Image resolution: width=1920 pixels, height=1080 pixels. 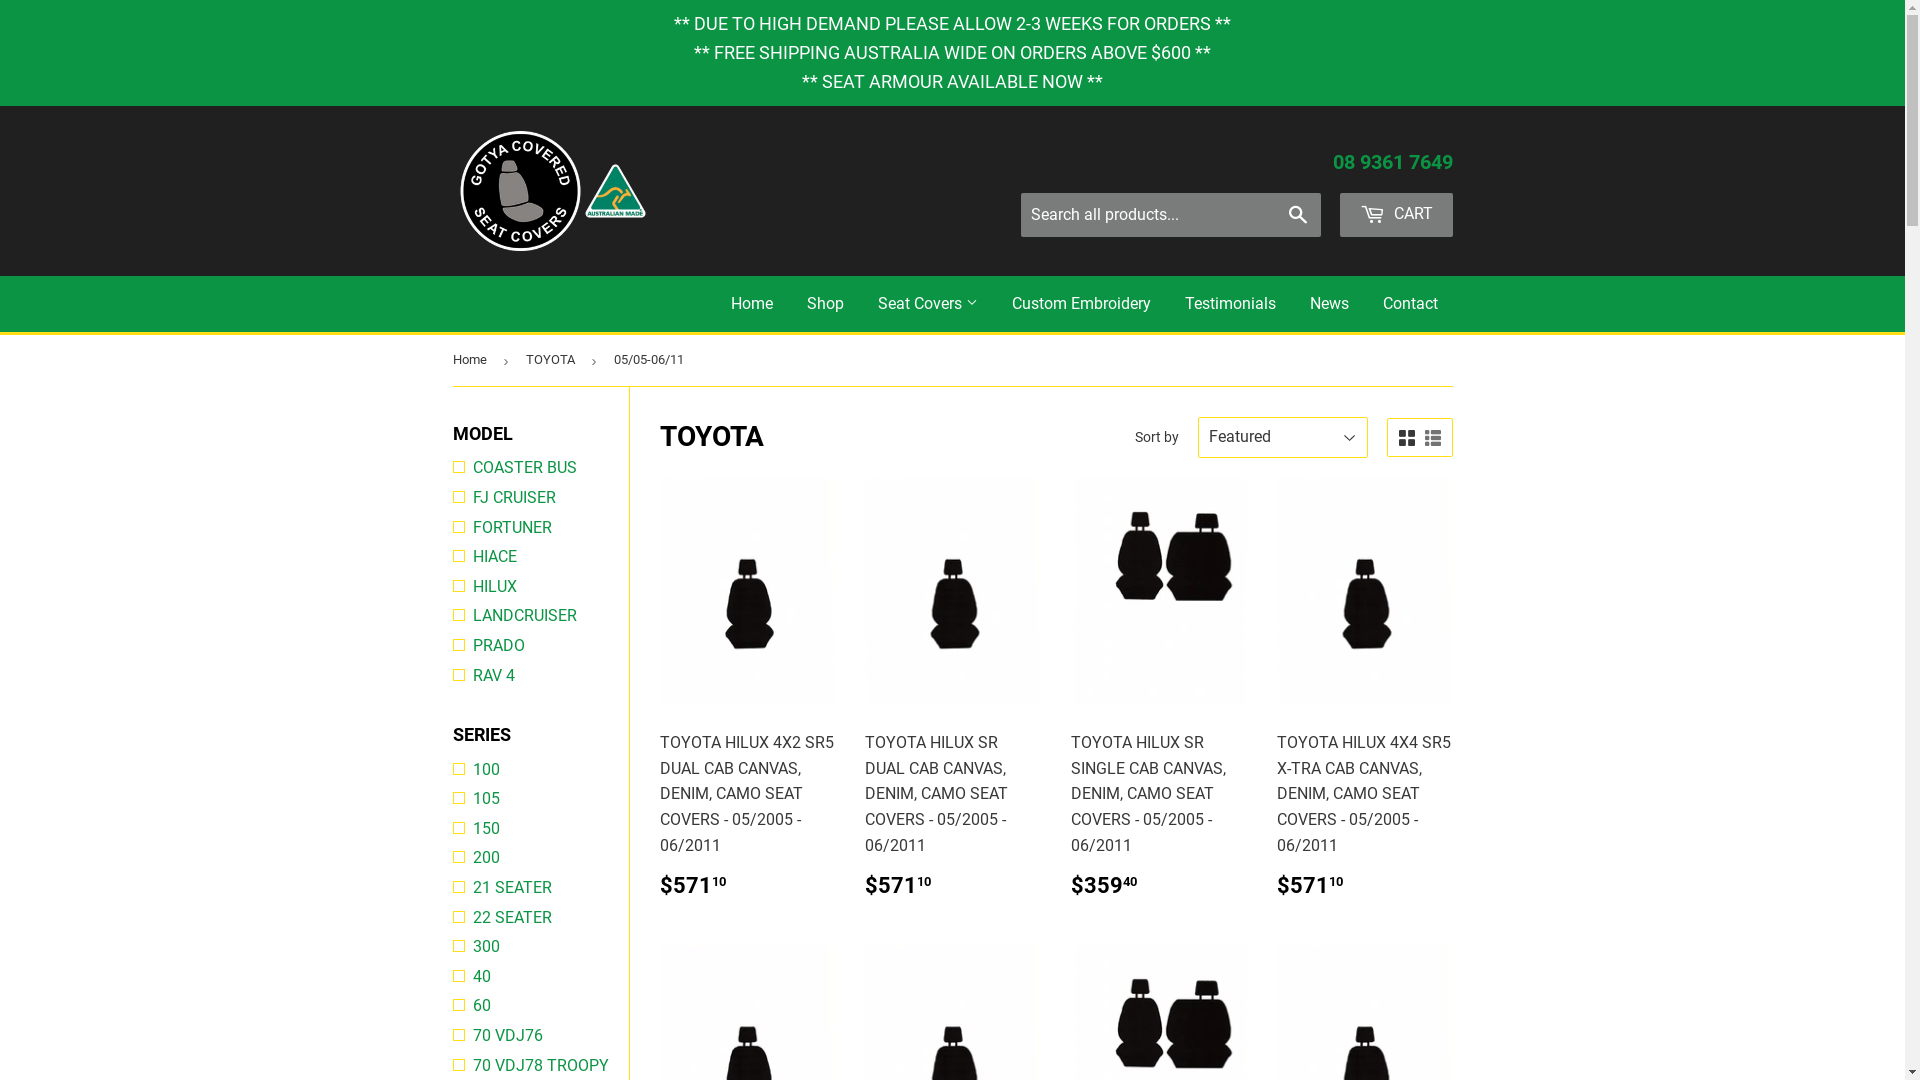 I want to click on 'Custom Embroidery', so click(x=1079, y=304).